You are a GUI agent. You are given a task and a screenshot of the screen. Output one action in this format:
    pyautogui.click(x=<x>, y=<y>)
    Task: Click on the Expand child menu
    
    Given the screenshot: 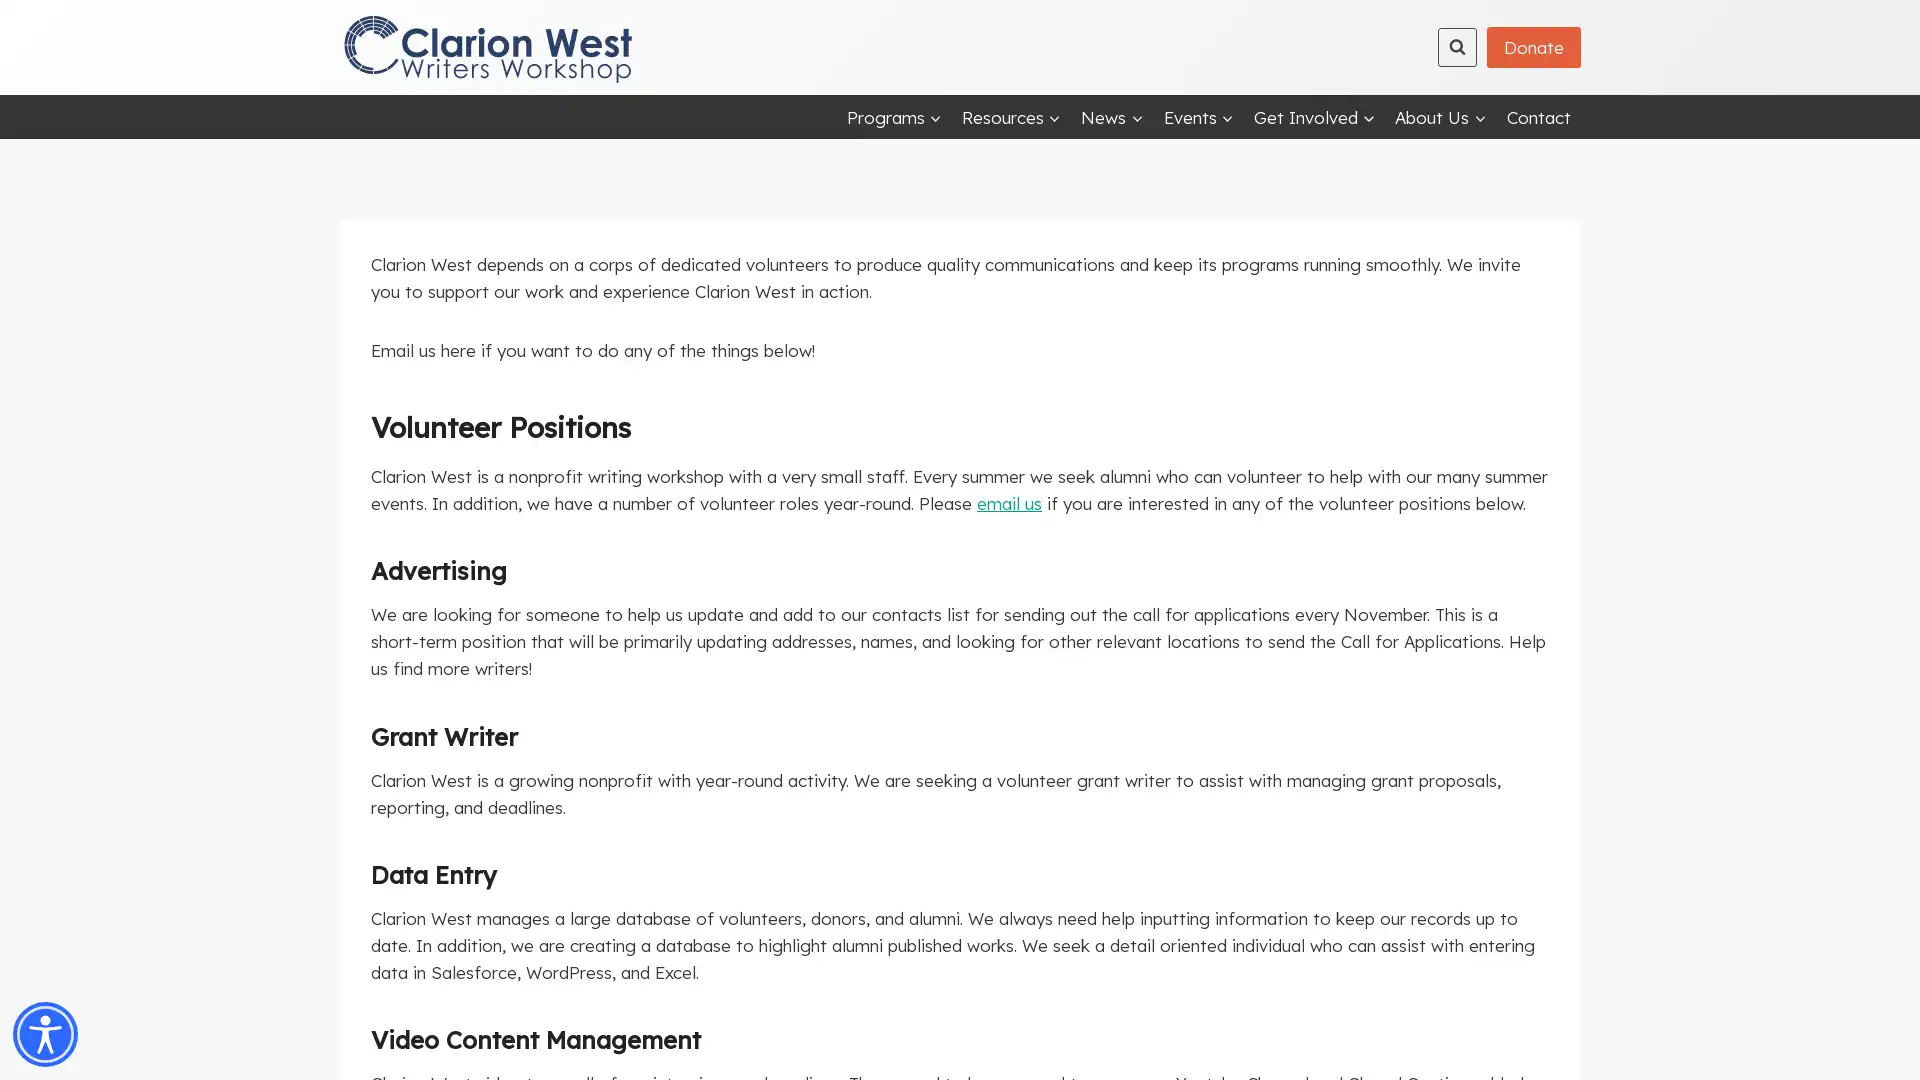 What is the action you would take?
    pyautogui.click(x=1198, y=116)
    